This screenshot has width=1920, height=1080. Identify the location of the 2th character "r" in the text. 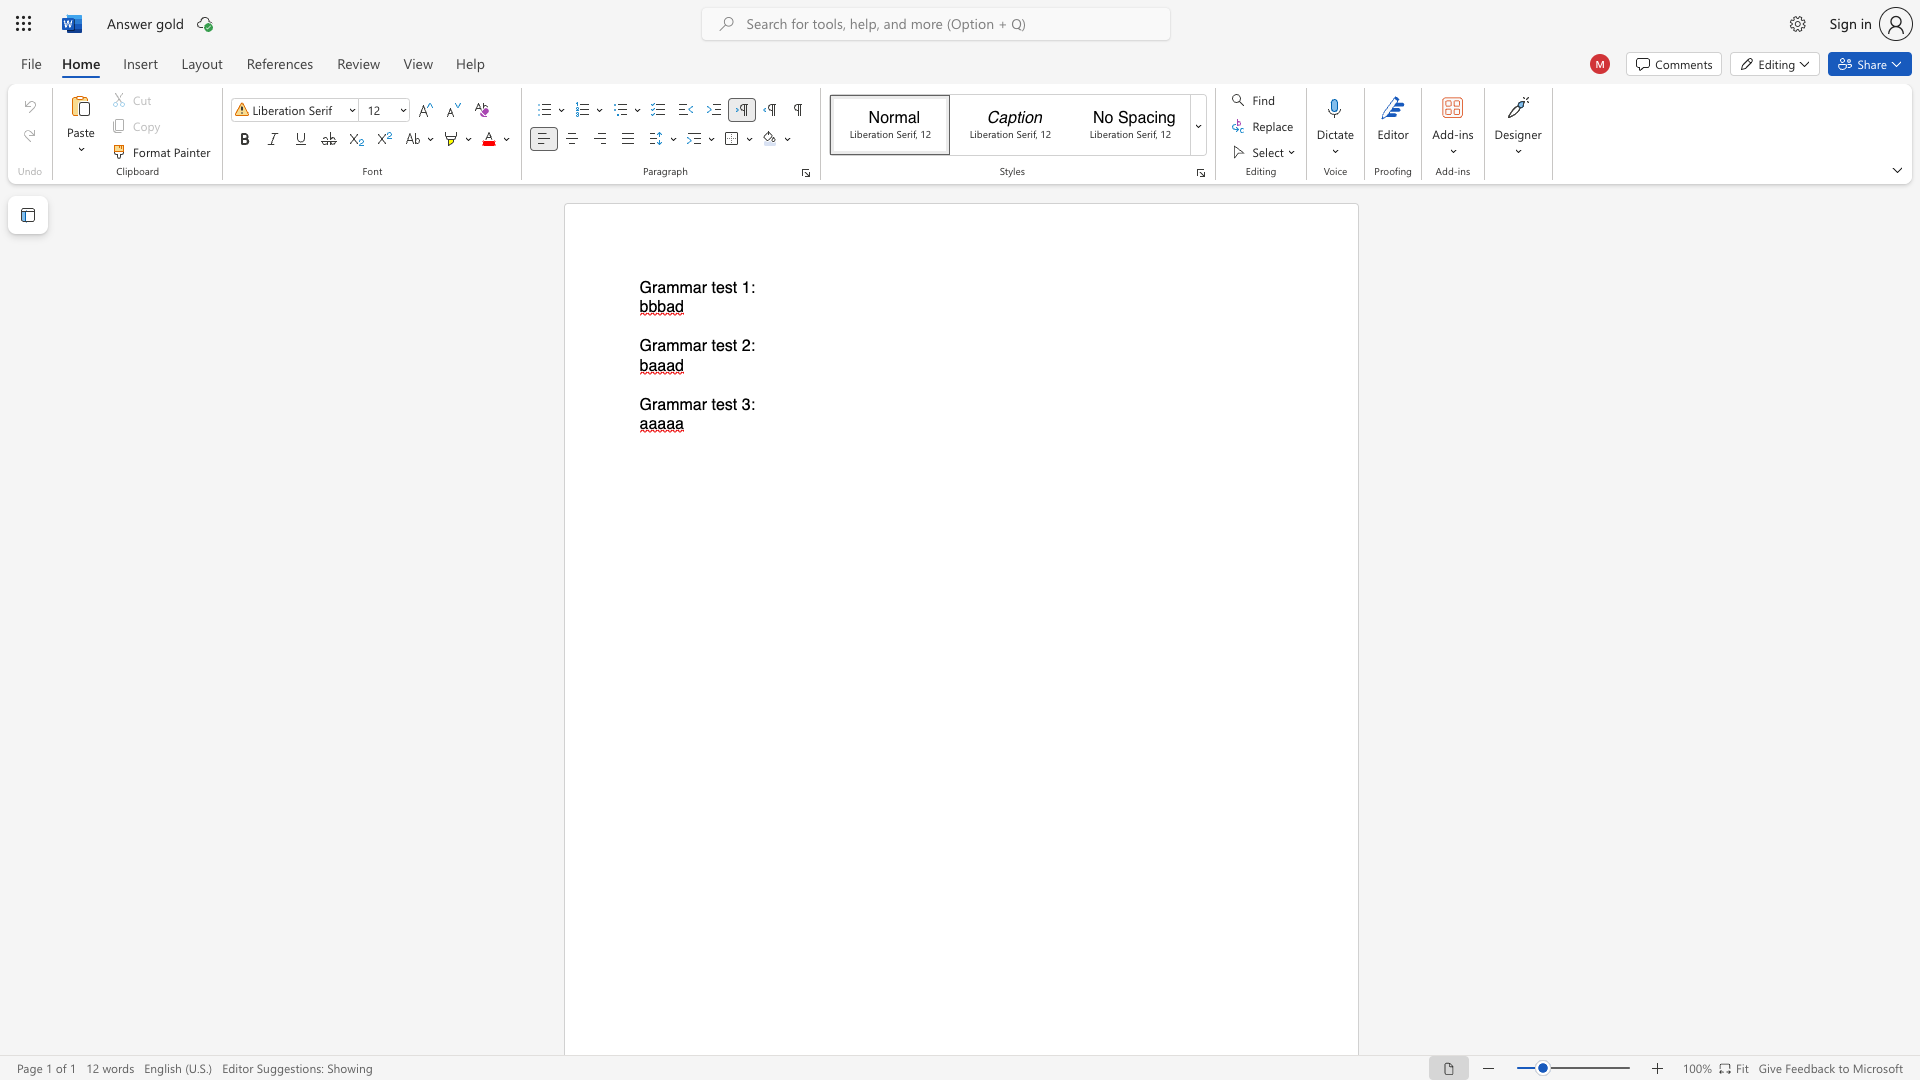
(704, 404).